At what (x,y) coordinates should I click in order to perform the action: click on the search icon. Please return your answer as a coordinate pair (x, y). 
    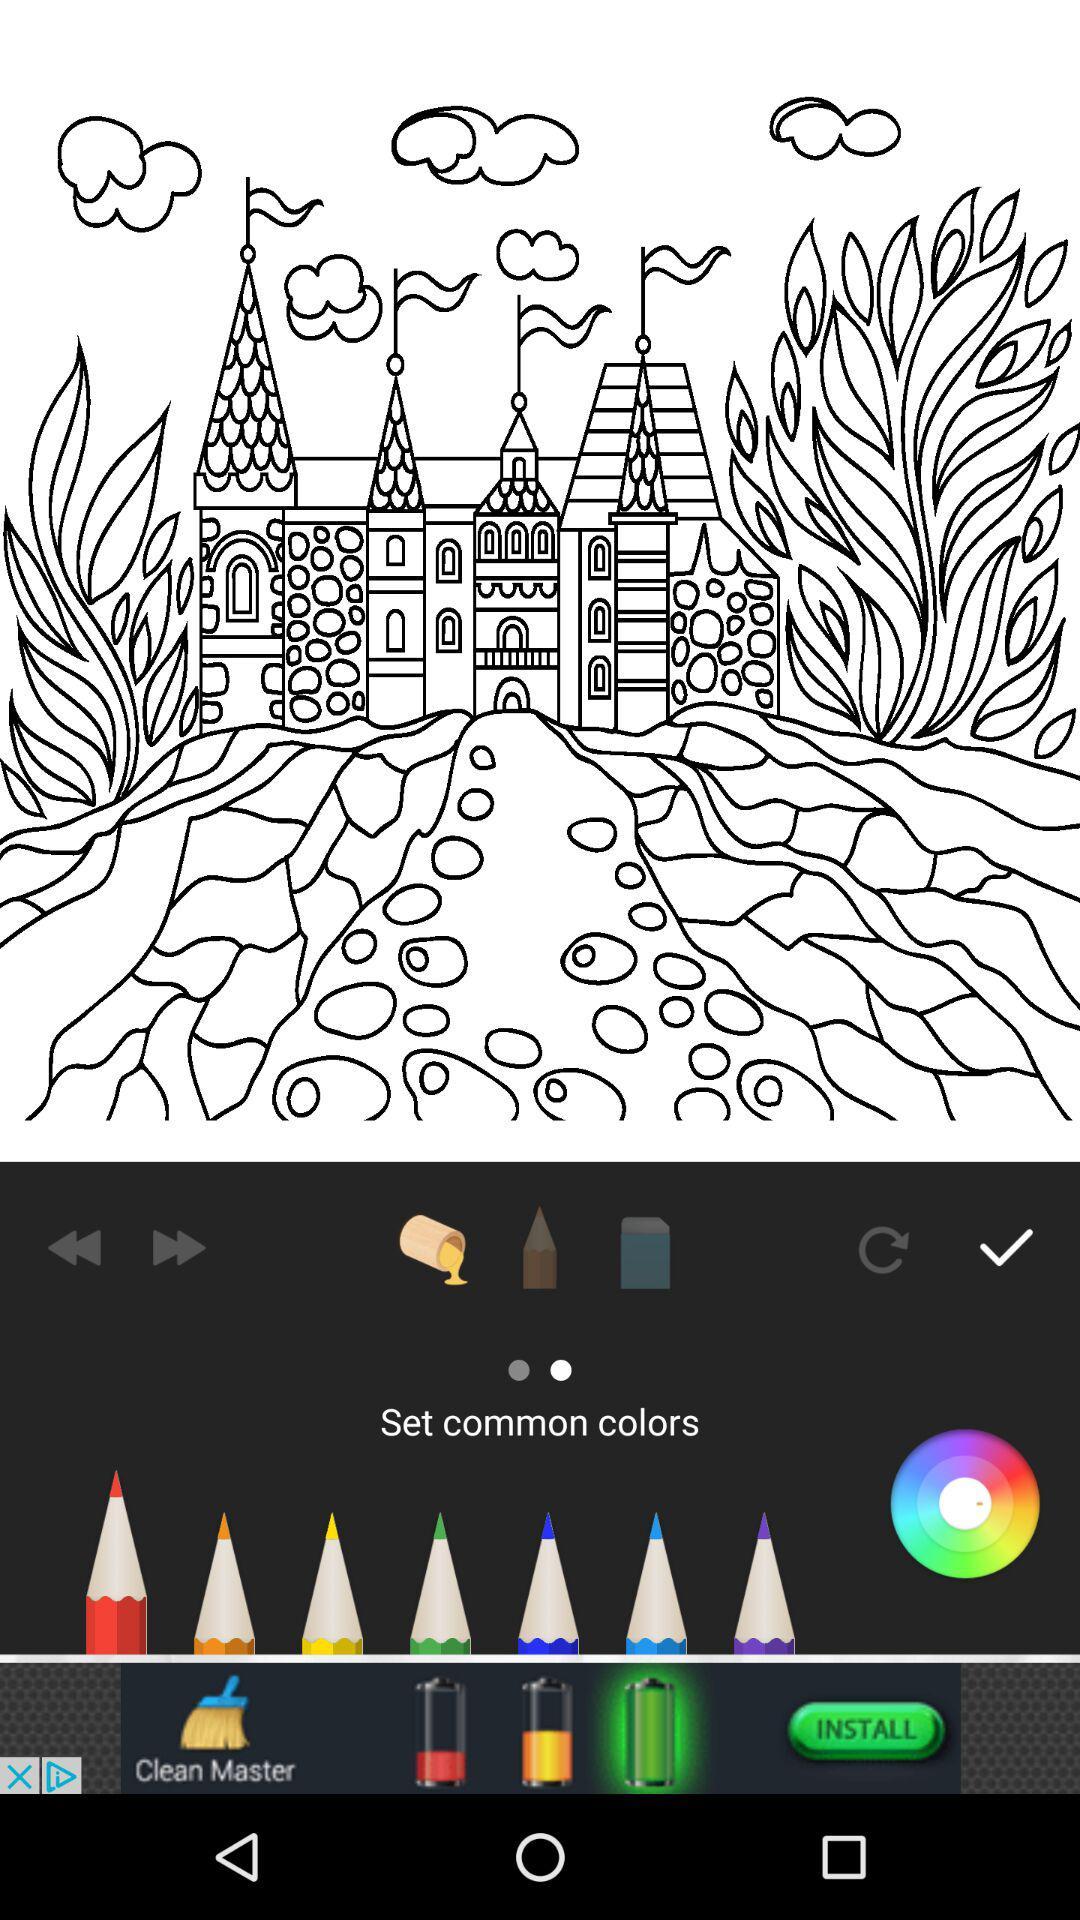
    Looking at the image, I should click on (964, 1609).